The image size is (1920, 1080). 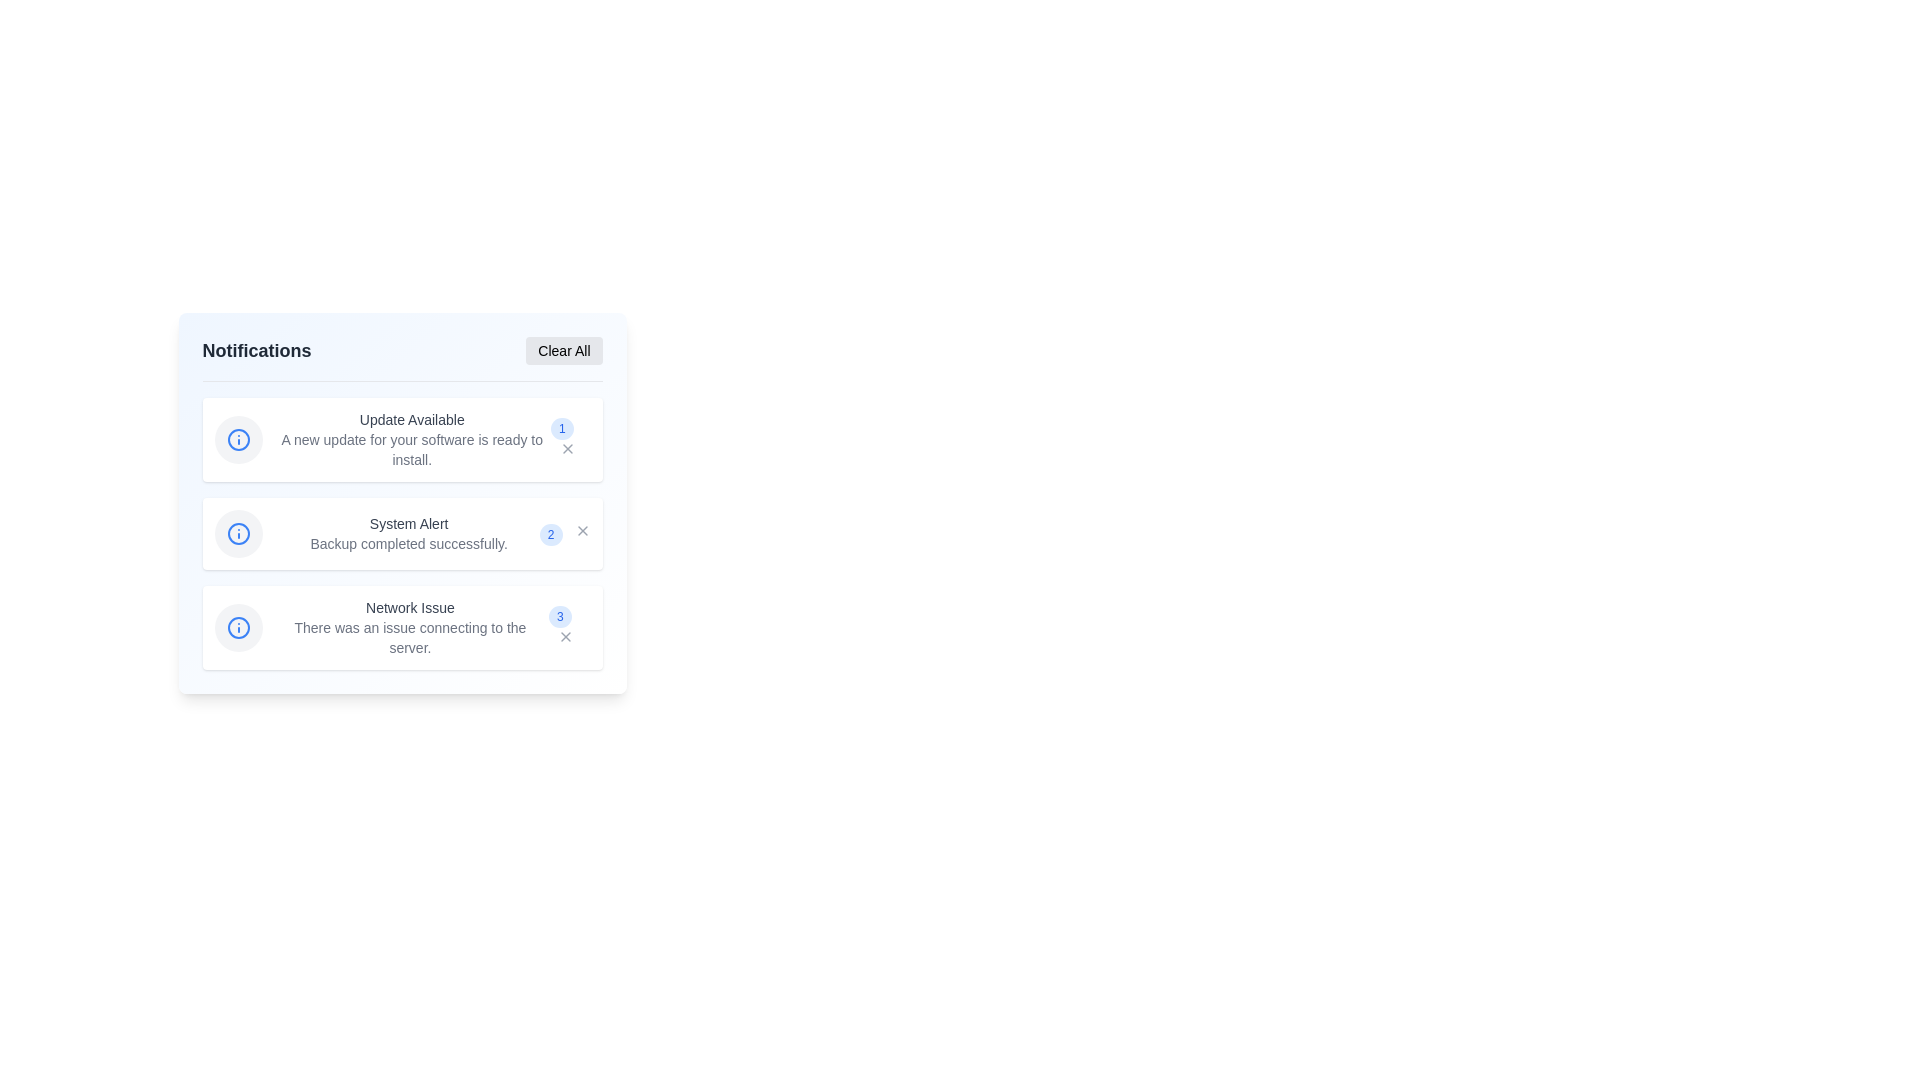 What do you see at coordinates (238, 438) in the screenshot?
I see `the Circular icon button located to the left of the 'Update Available' notification title` at bounding box center [238, 438].